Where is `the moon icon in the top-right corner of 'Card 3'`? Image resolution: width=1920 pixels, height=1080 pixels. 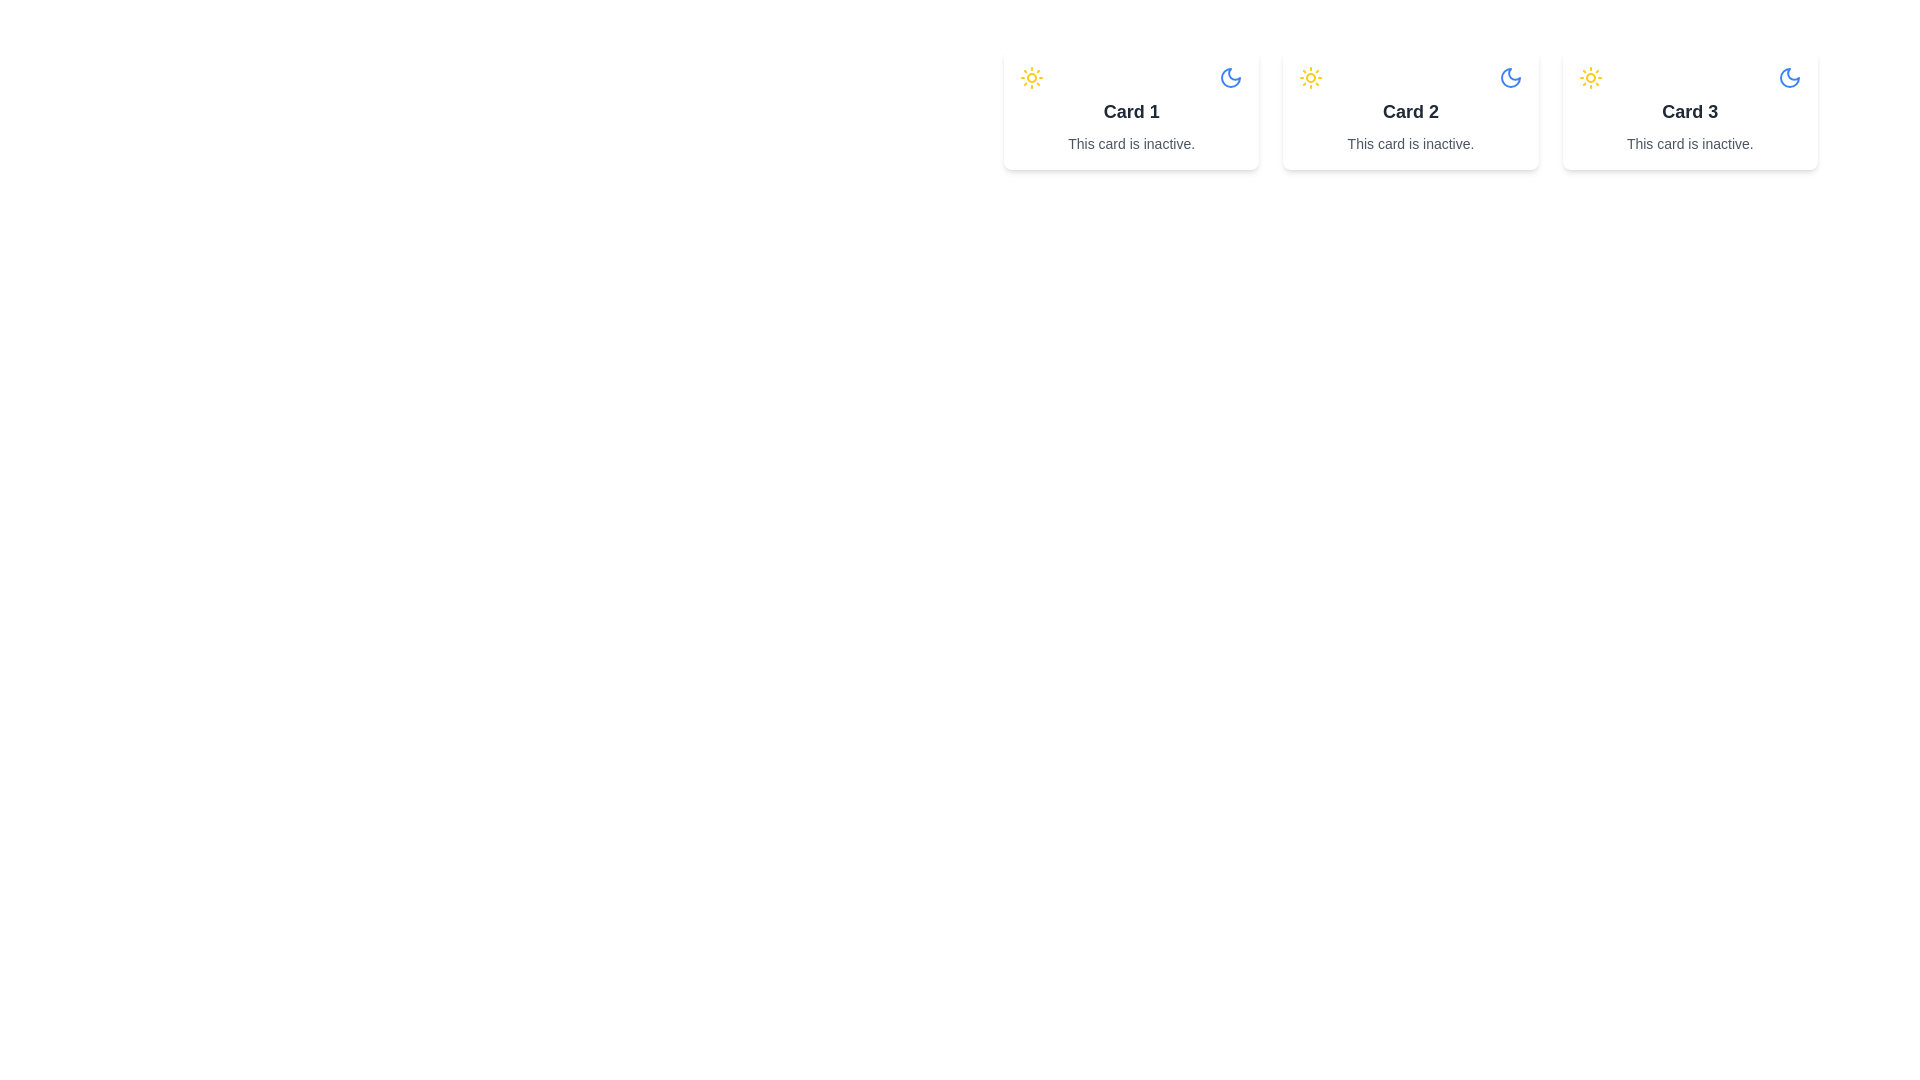
the moon icon in the top-right corner of 'Card 3' is located at coordinates (1790, 76).